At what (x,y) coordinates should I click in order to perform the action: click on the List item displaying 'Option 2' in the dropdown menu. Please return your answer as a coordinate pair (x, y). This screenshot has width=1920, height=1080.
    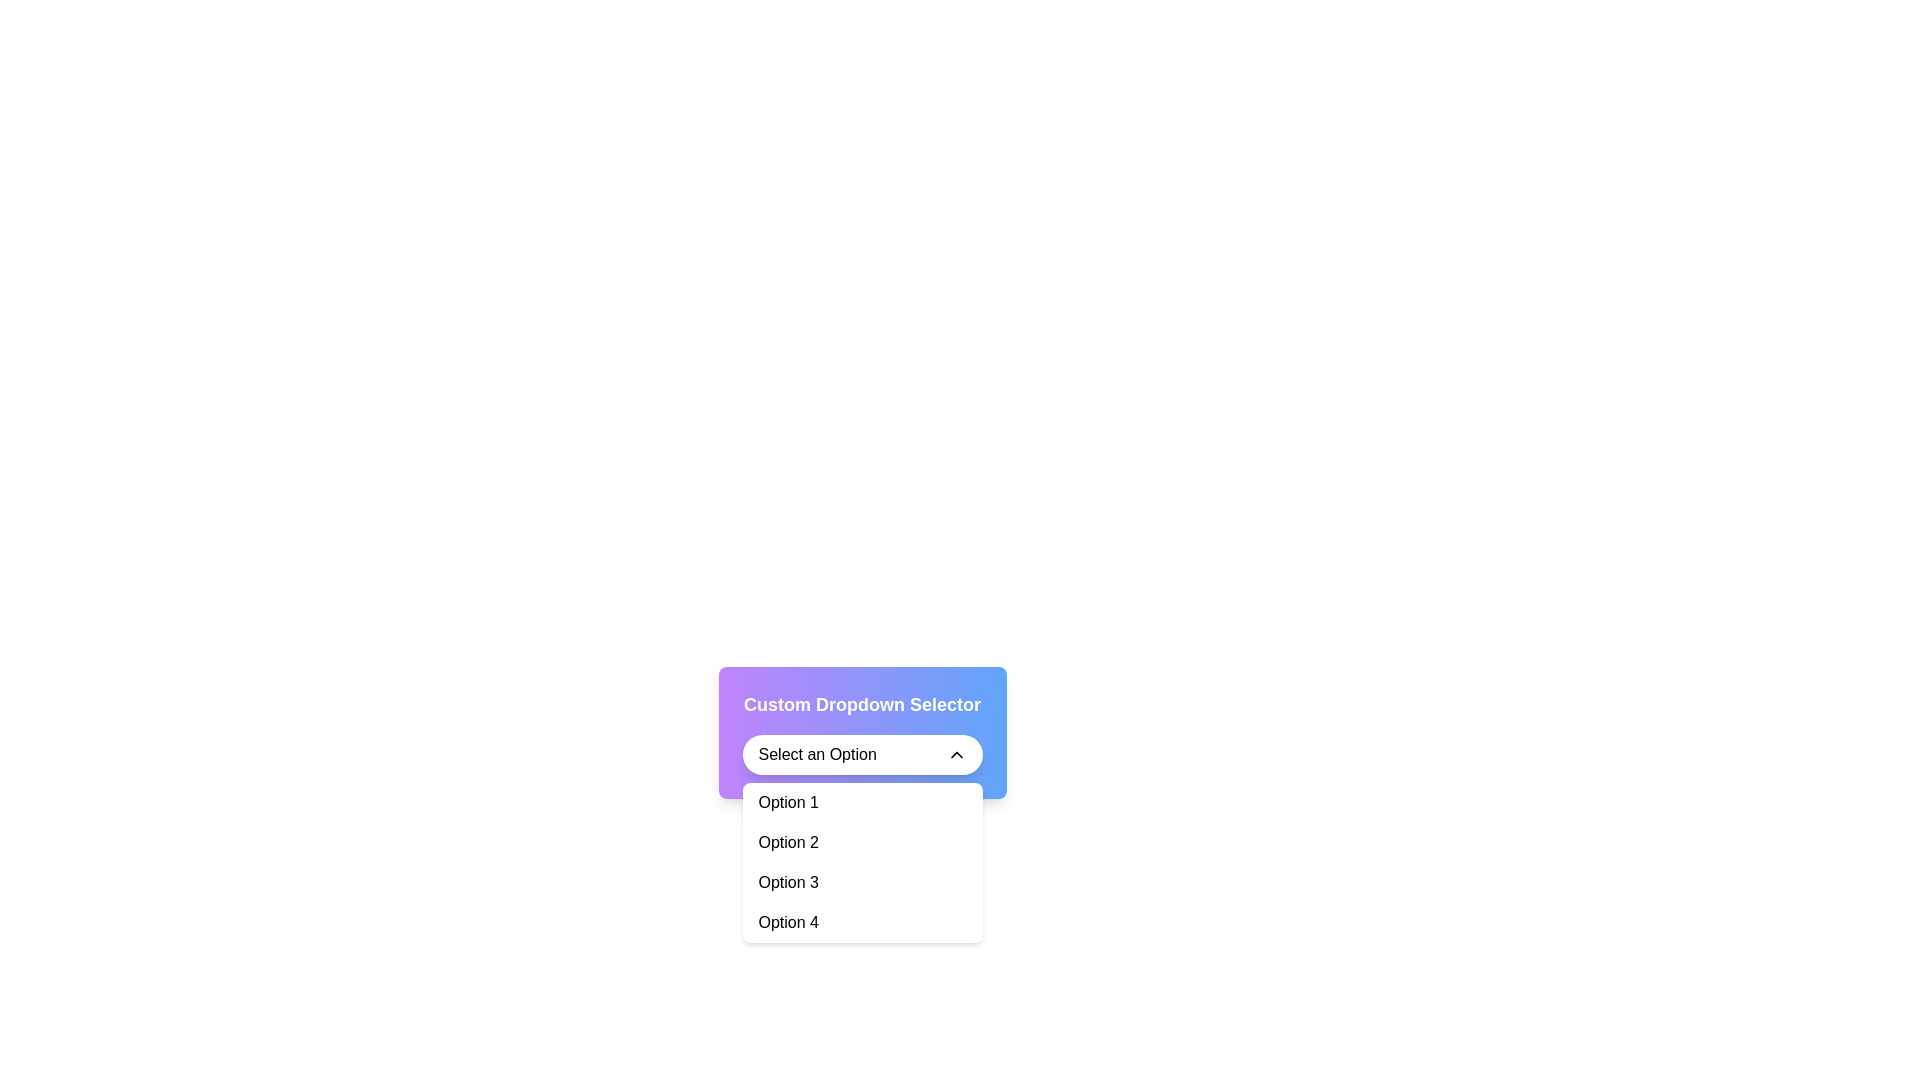
    Looking at the image, I should click on (862, 843).